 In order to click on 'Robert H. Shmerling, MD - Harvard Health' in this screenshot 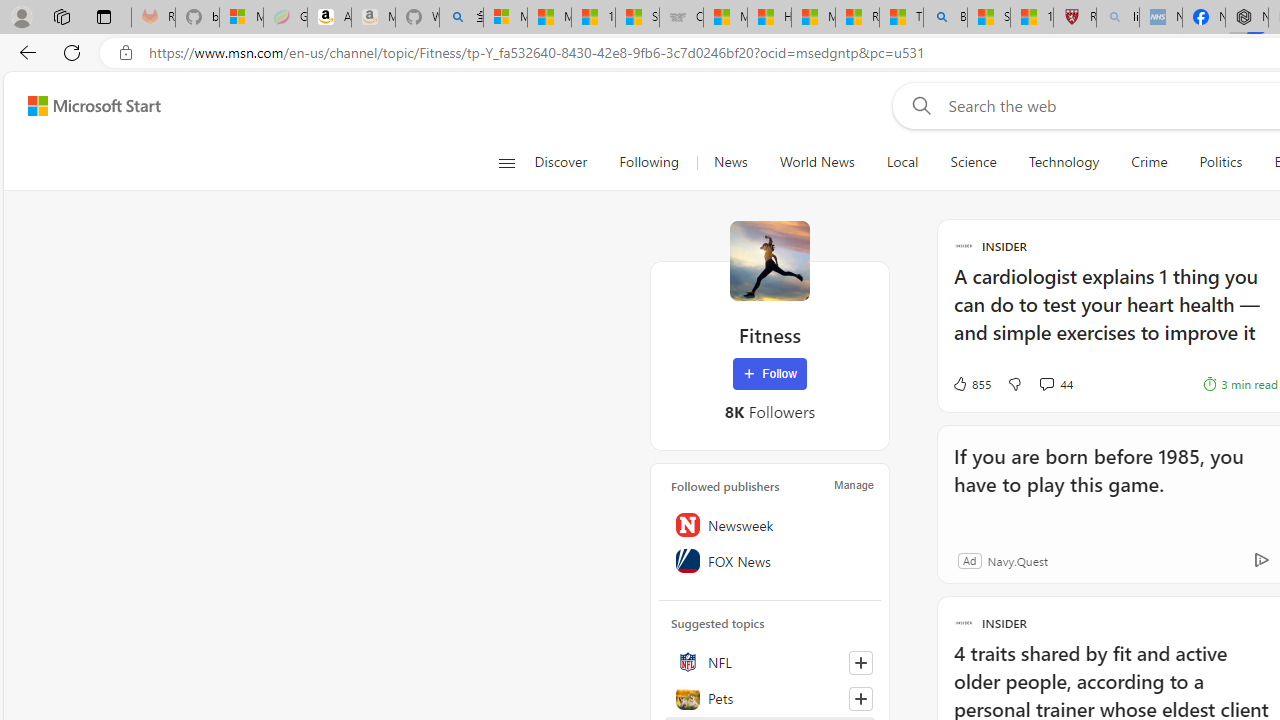, I will do `click(1073, 17)`.